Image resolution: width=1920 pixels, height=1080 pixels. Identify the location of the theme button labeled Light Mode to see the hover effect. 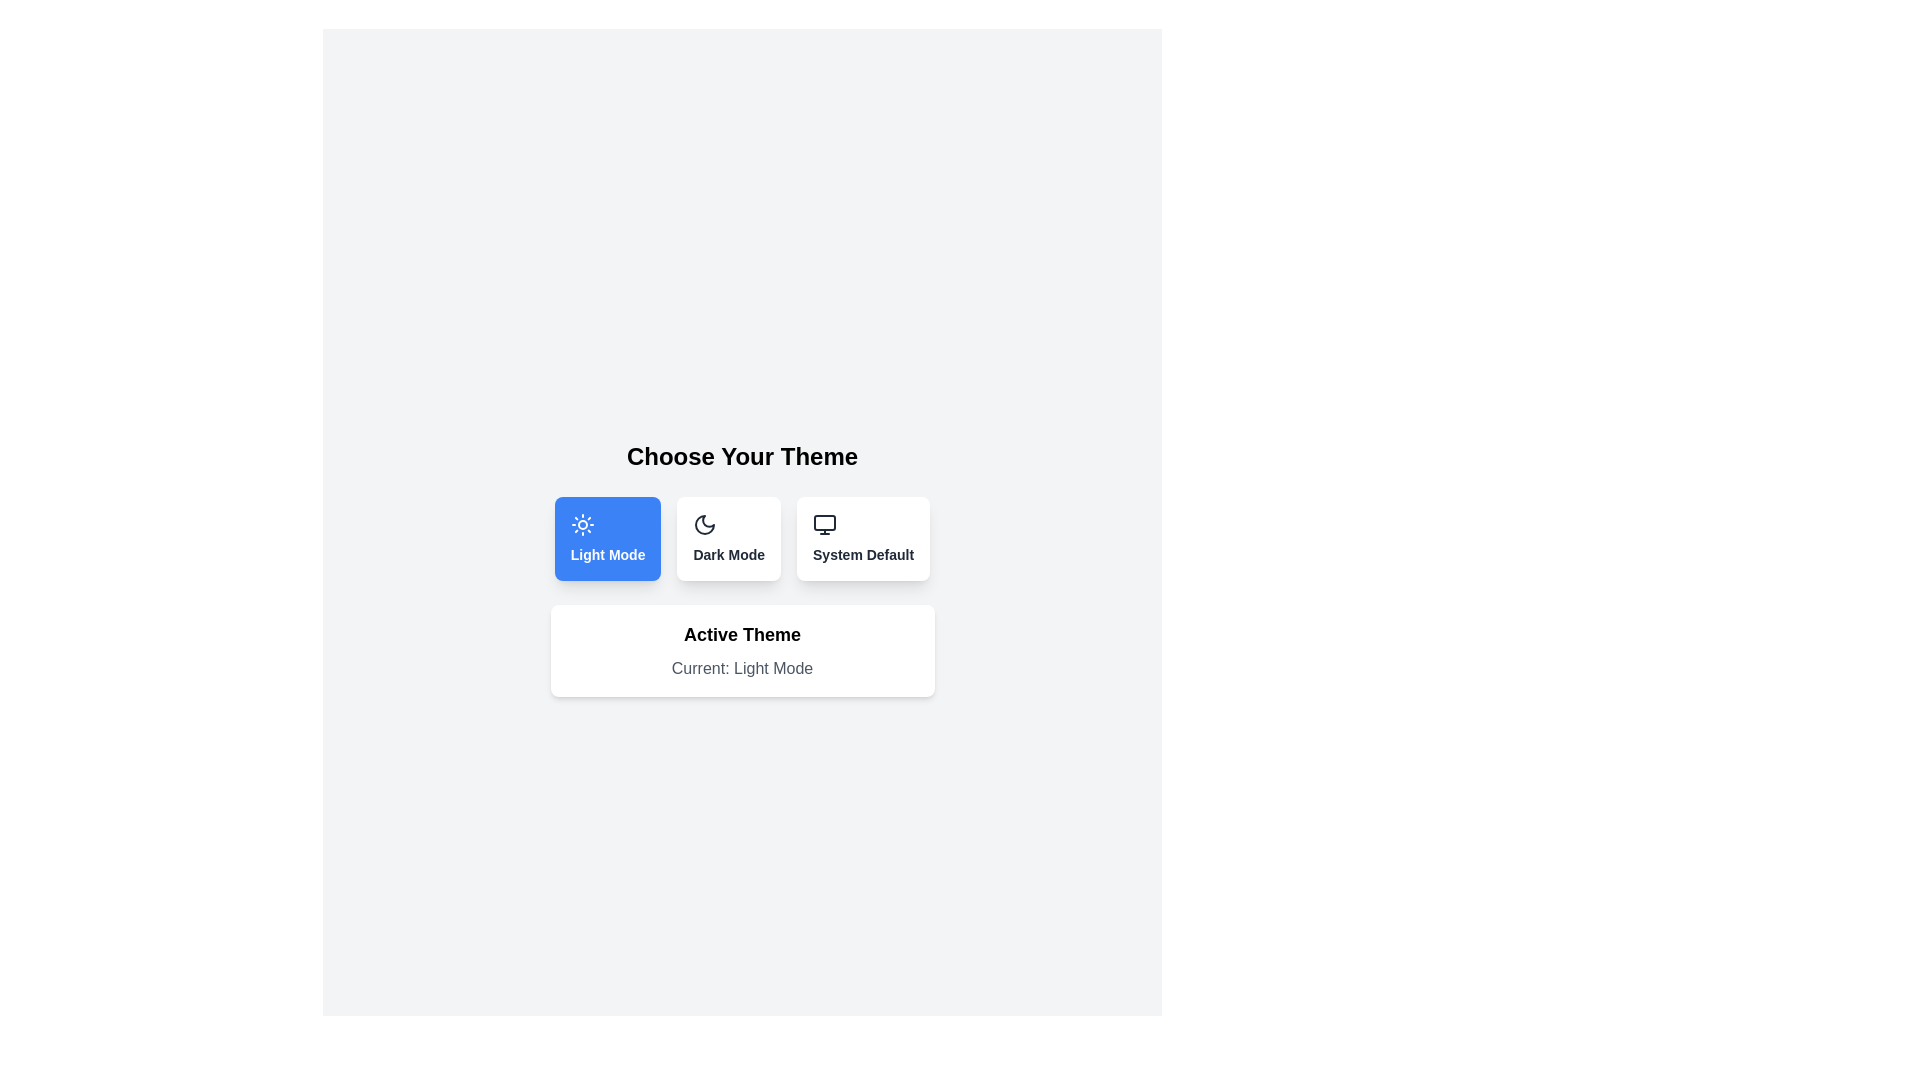
(607, 538).